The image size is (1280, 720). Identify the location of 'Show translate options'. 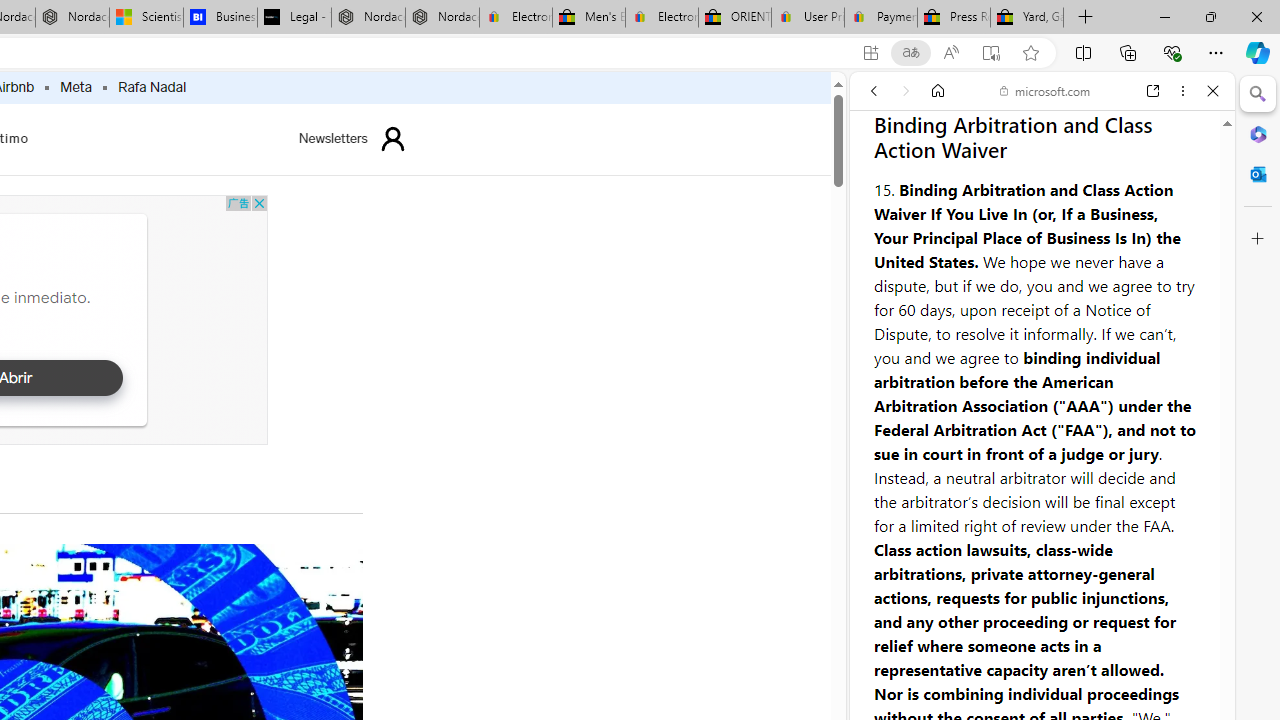
(909, 52).